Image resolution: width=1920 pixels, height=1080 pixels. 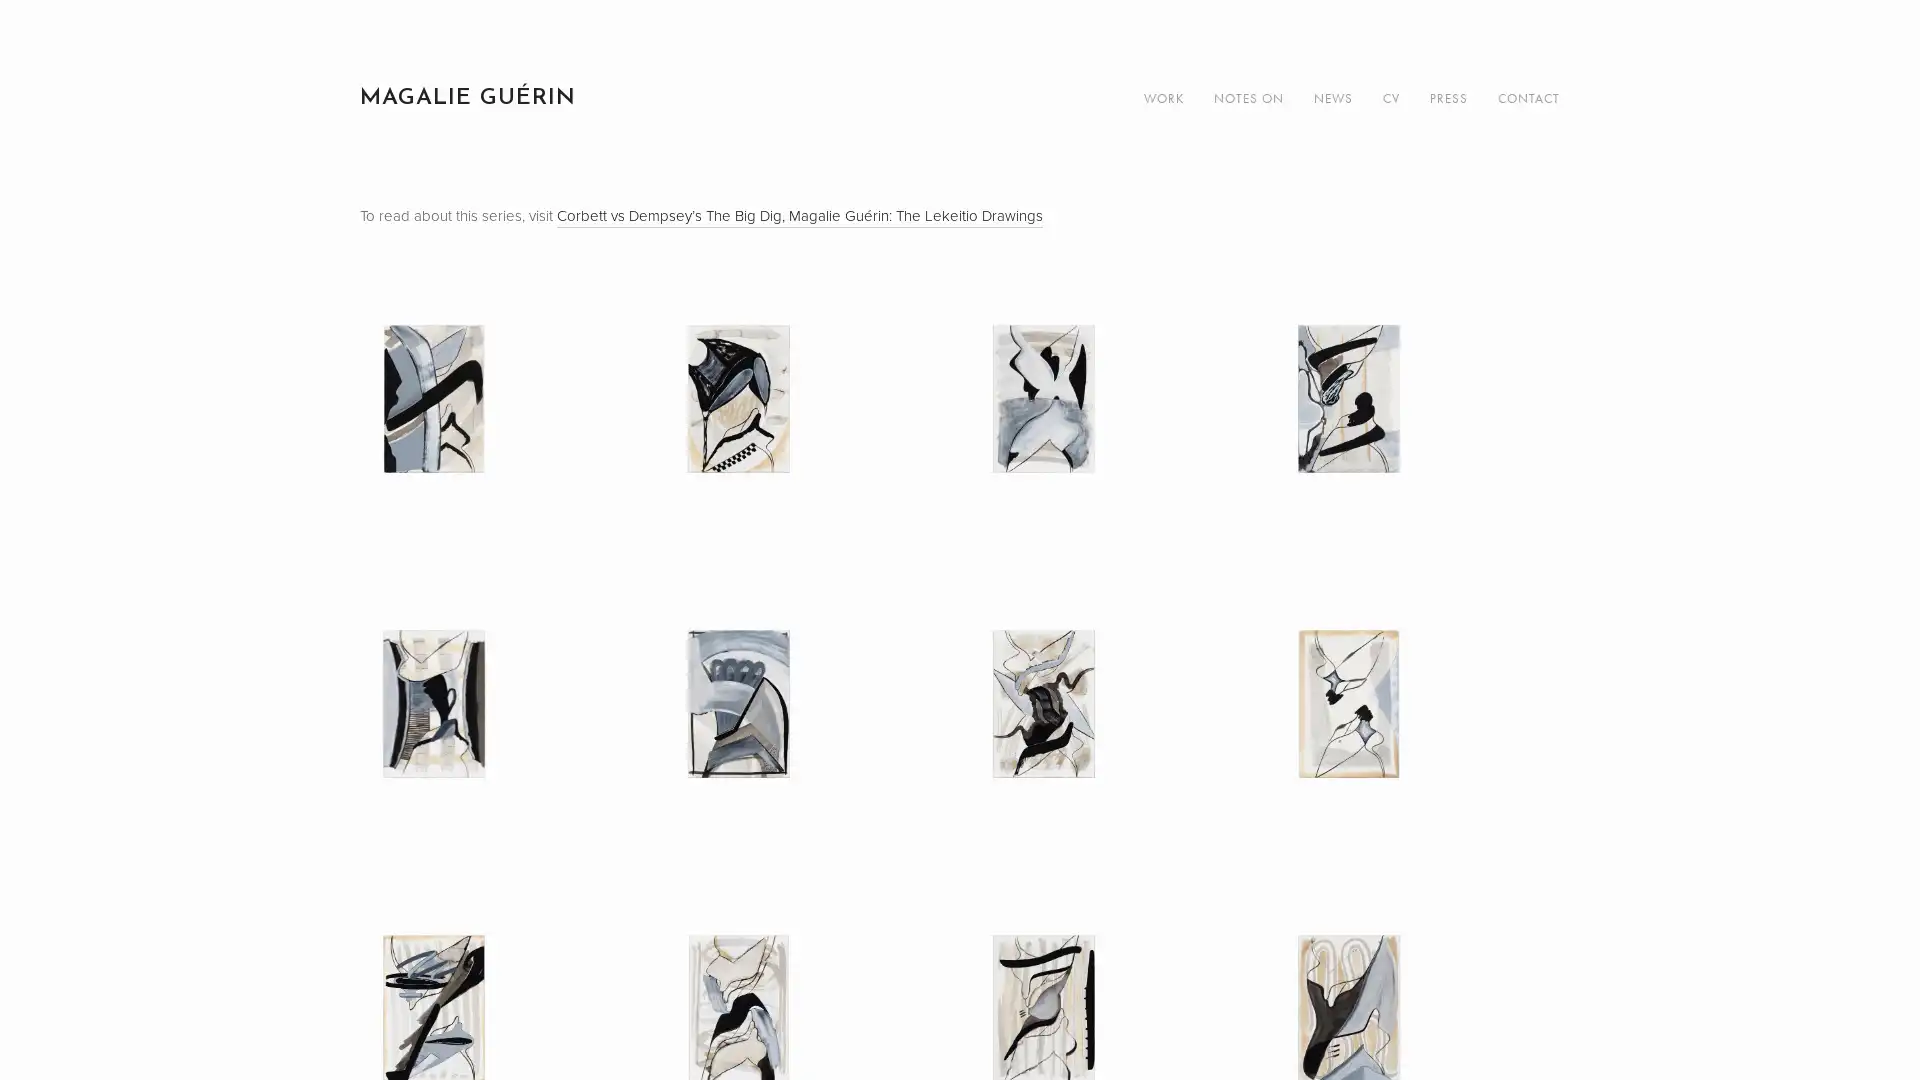 I want to click on View fullsize Untitled (LK 08), 2019, so click(x=1416, y=771).